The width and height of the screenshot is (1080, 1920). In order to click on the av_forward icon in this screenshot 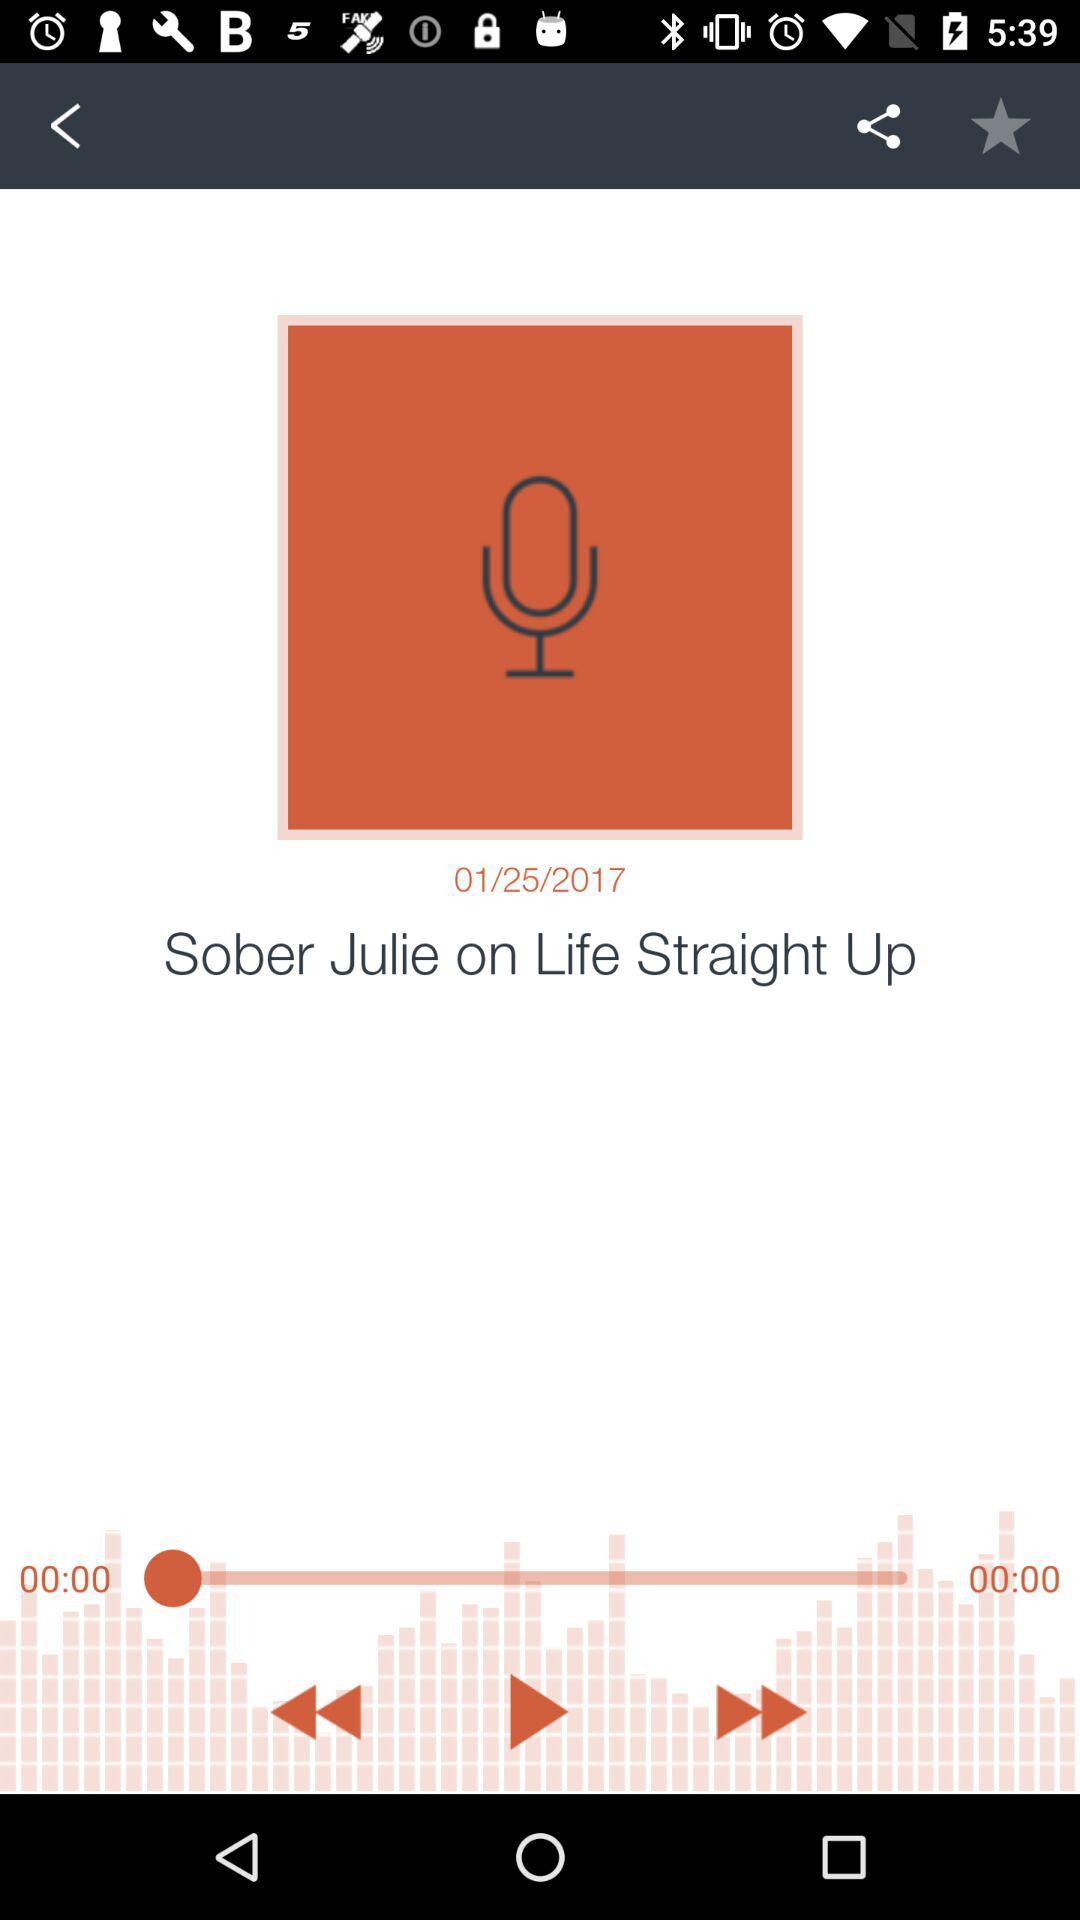, I will do `click(763, 1711)`.